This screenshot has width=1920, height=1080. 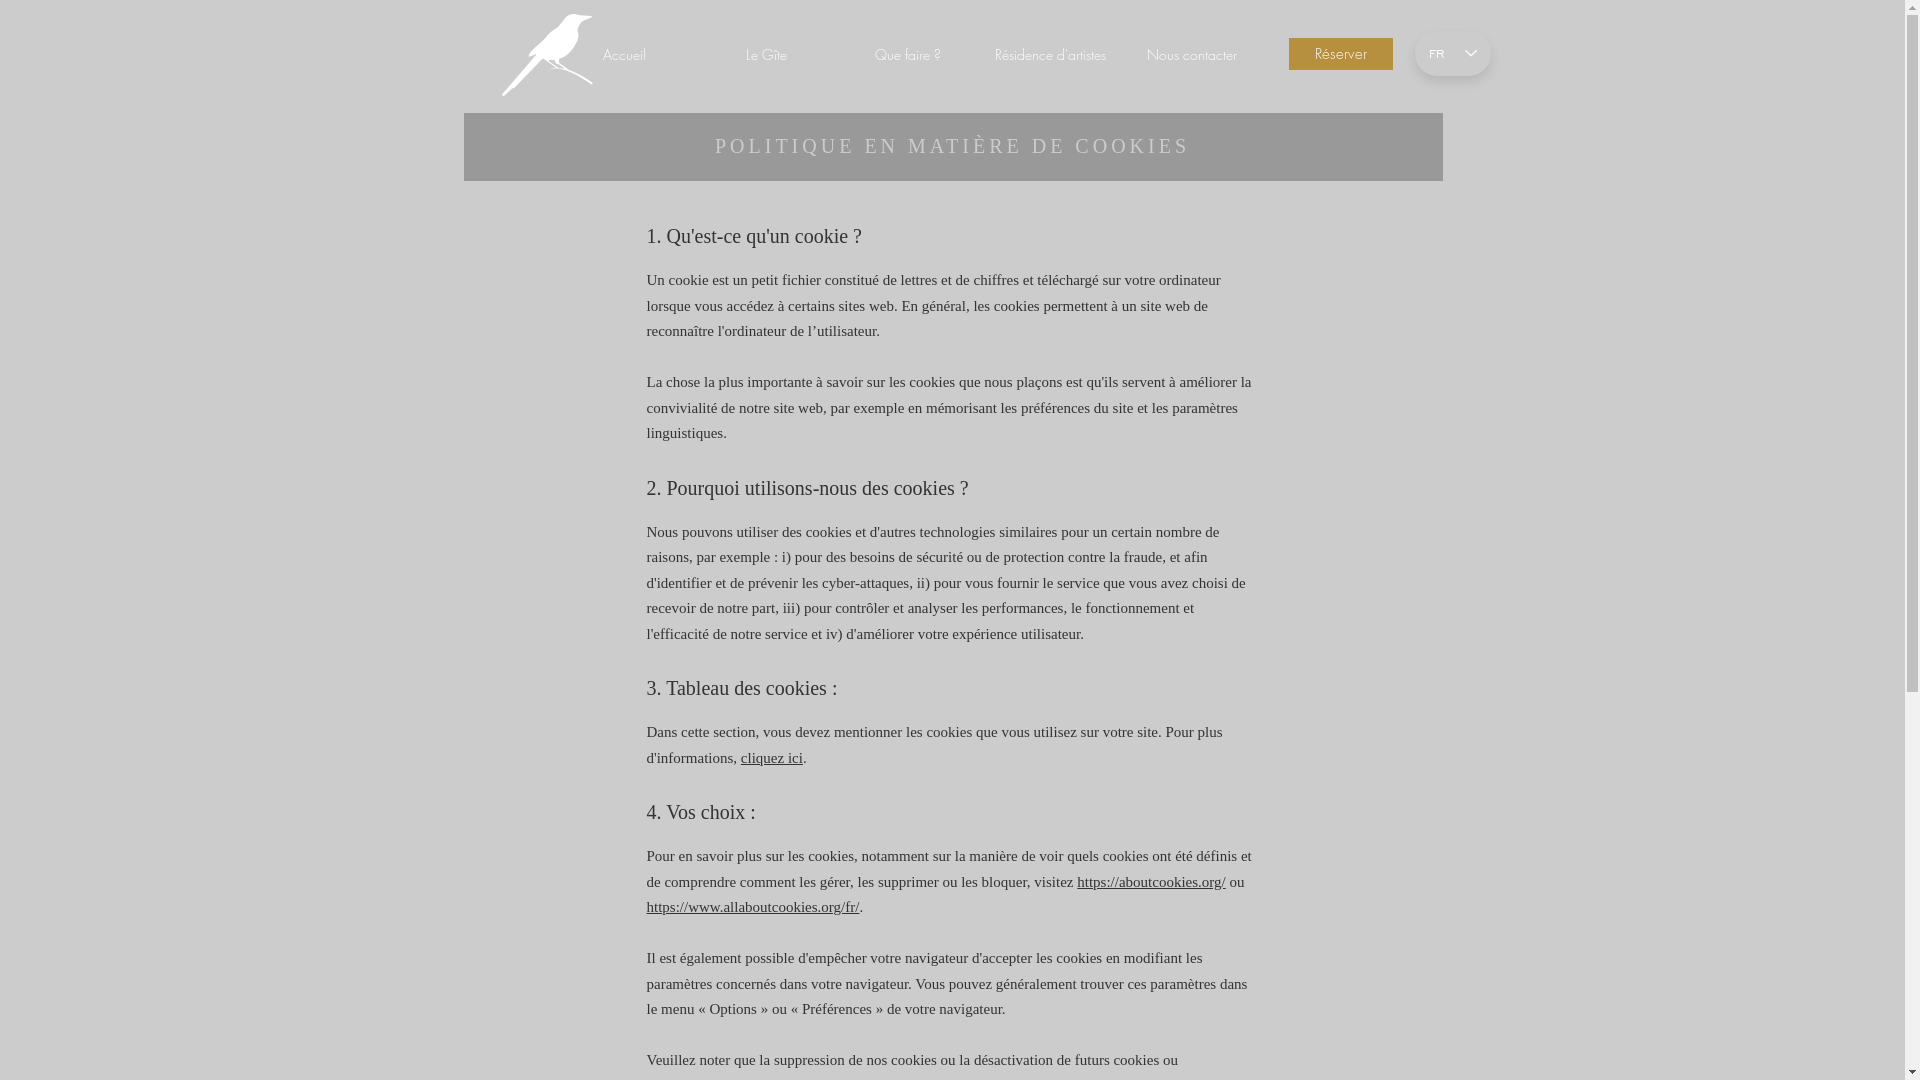 I want to click on 'https://aboutcookies.org/', so click(x=1151, y=881).